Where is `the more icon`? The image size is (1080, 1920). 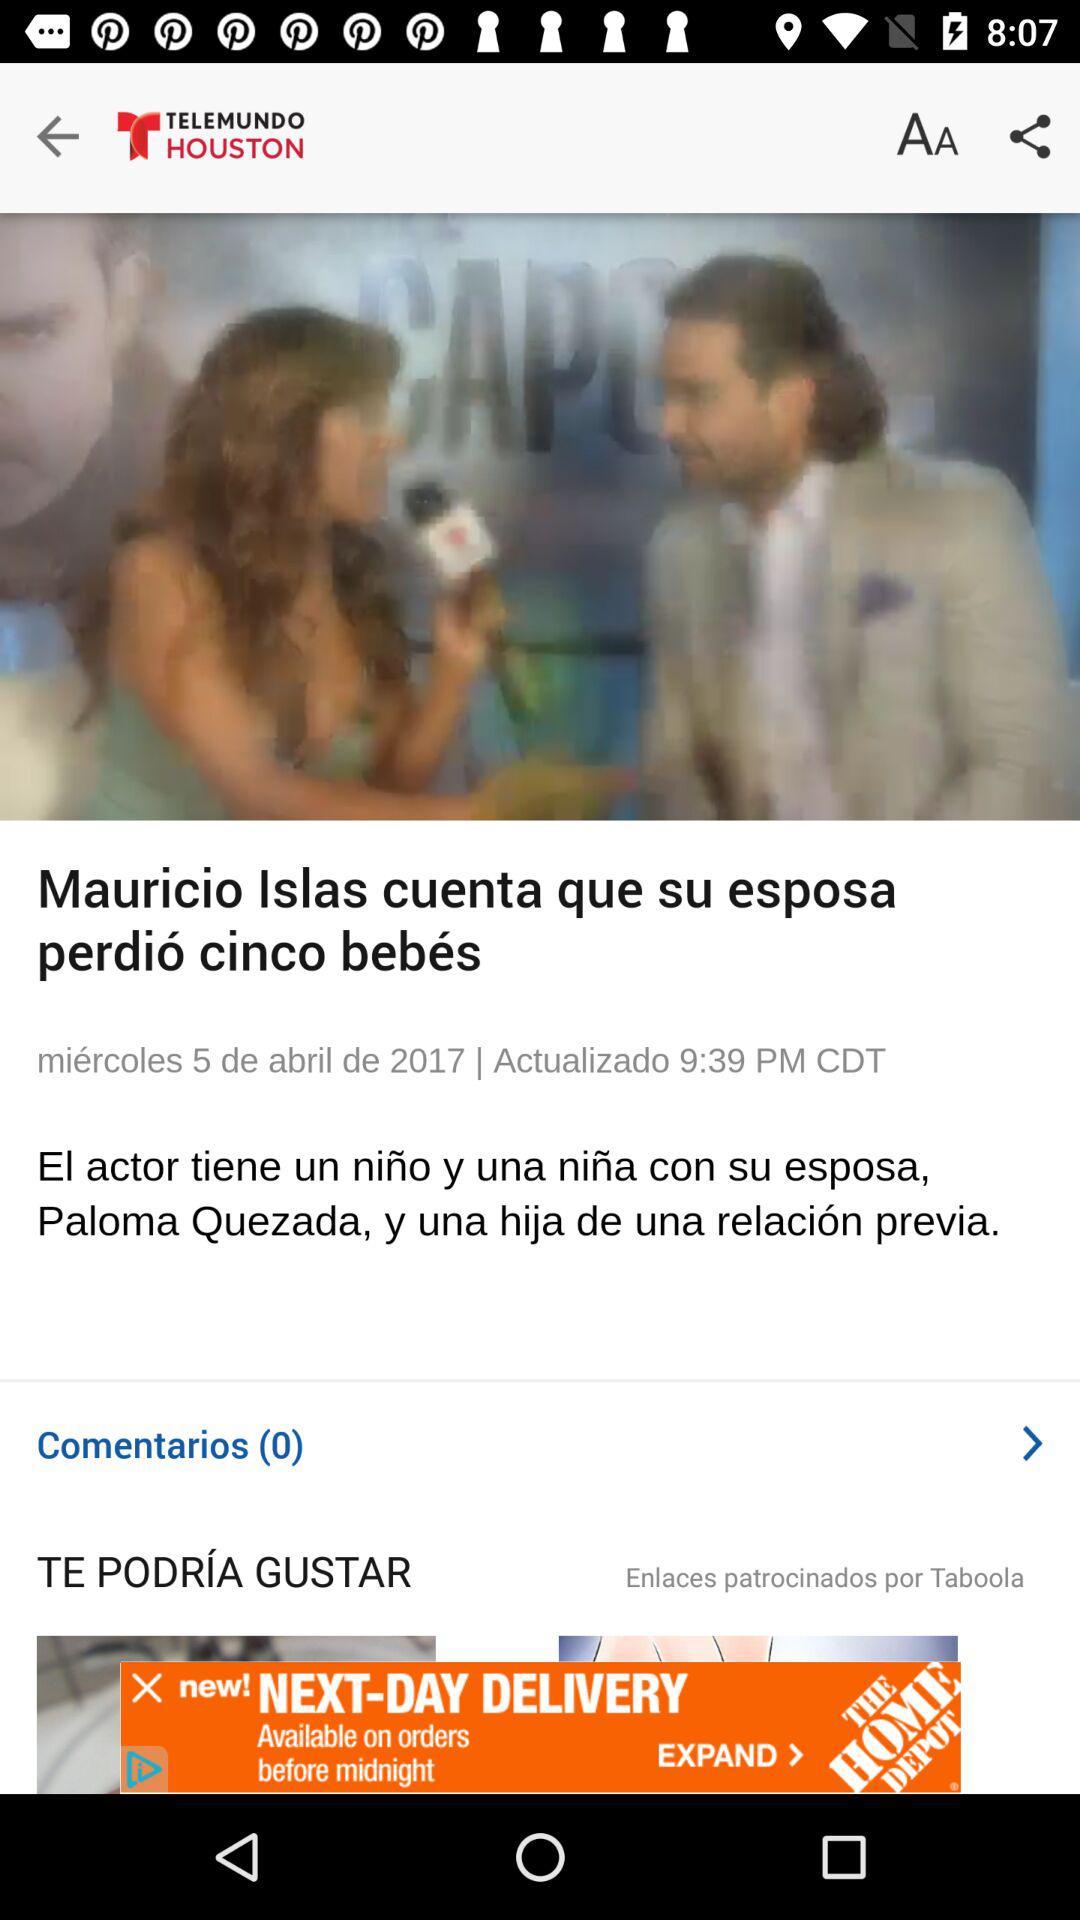 the more icon is located at coordinates (1012, 1592).